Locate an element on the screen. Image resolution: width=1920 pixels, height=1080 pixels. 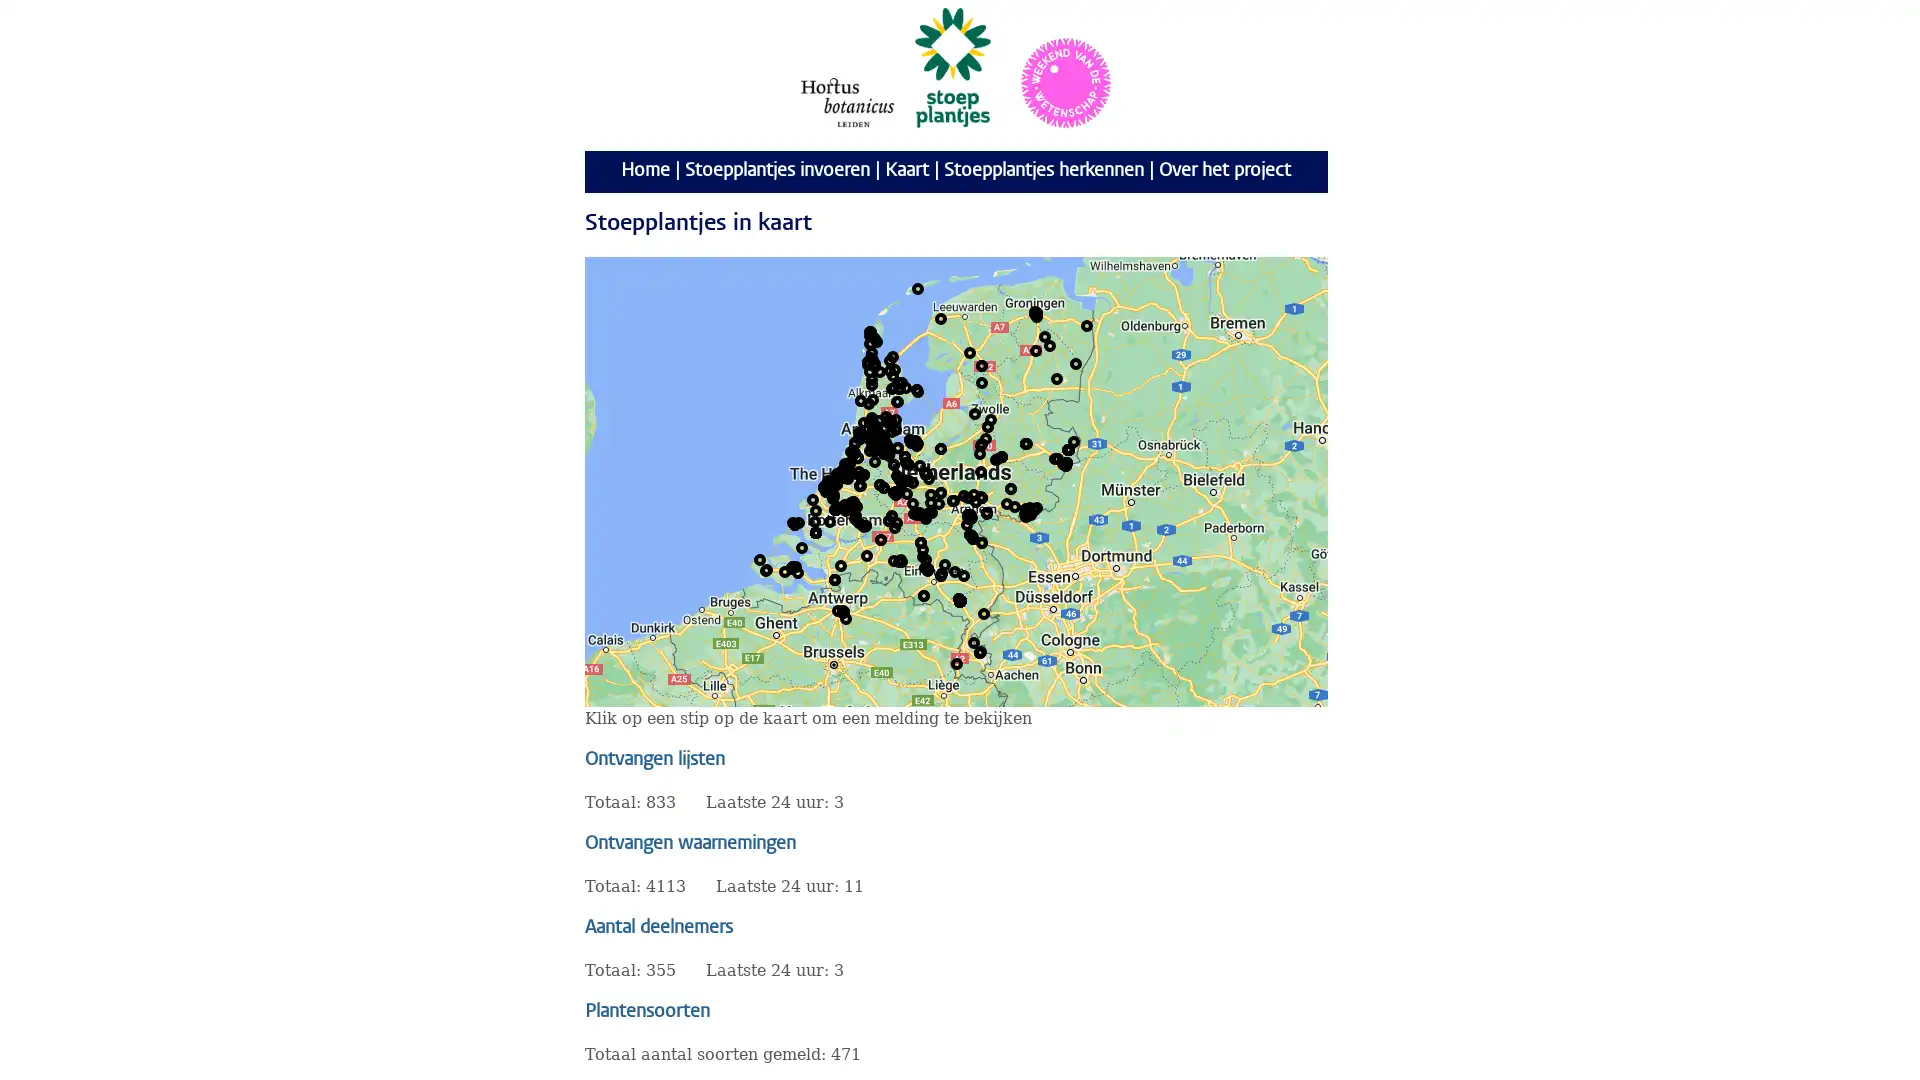
Telling van Edward Brans op 13 oktober 2021 is located at coordinates (816, 508).